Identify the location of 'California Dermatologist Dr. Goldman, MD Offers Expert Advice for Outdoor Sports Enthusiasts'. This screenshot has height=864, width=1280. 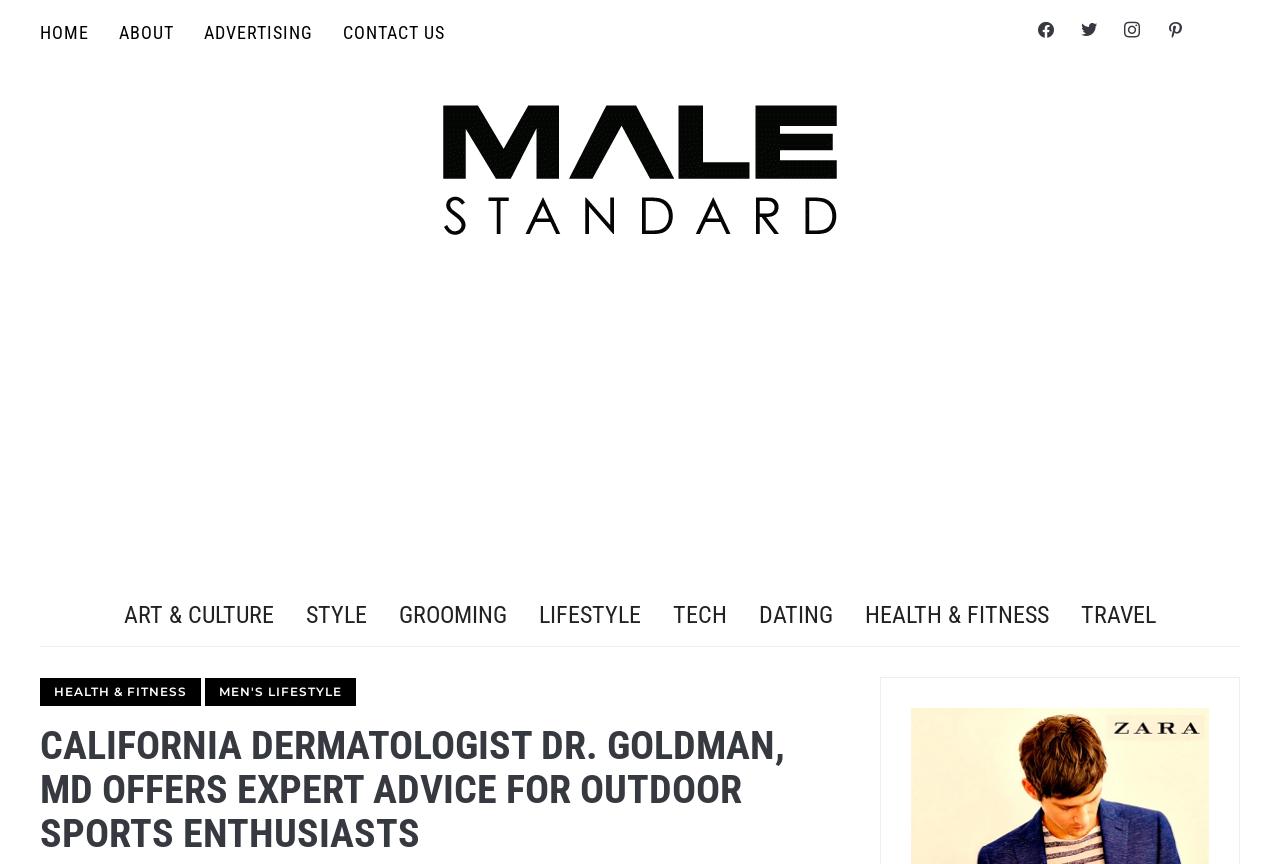
(411, 788).